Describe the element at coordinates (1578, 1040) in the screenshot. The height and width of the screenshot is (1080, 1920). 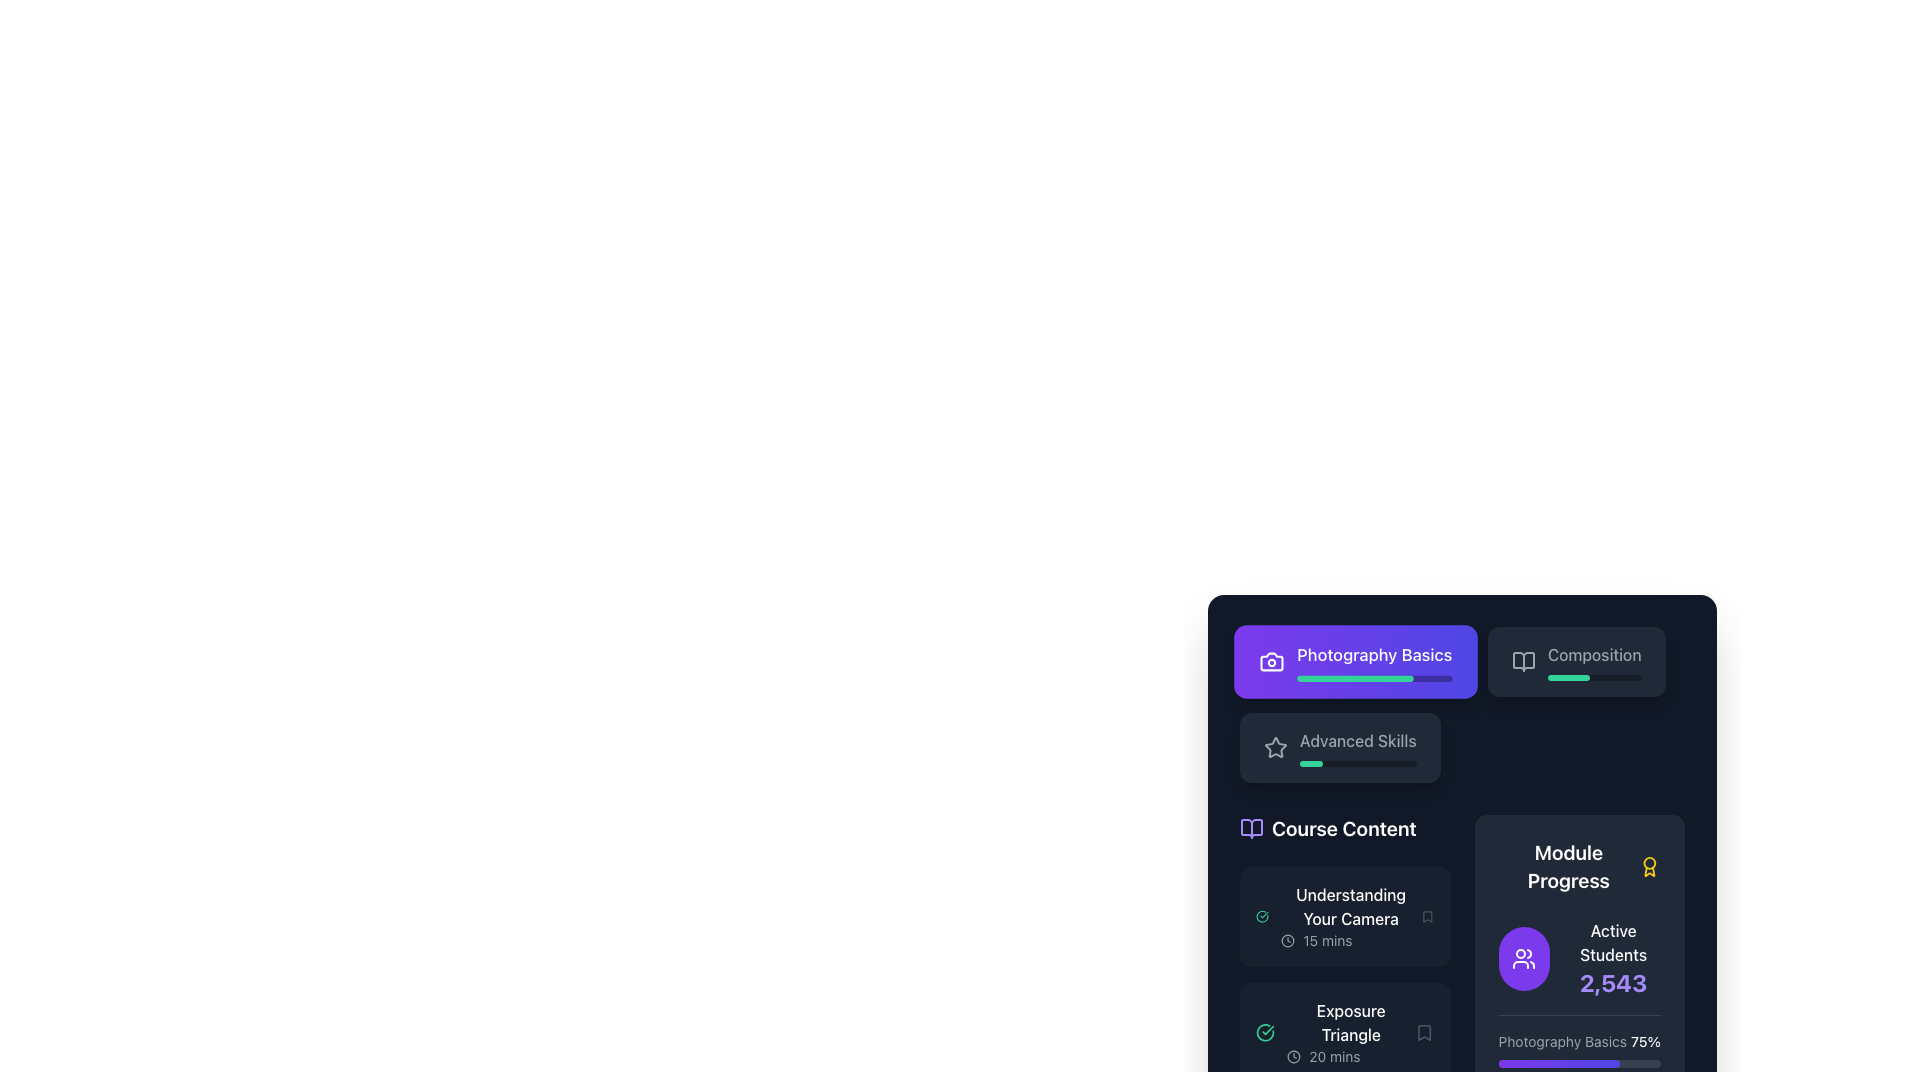
I see `information displayed in the text-based informational block representing the completion percentage for the 'Photography Basics' module, located in the 'Module Progress' section` at that location.